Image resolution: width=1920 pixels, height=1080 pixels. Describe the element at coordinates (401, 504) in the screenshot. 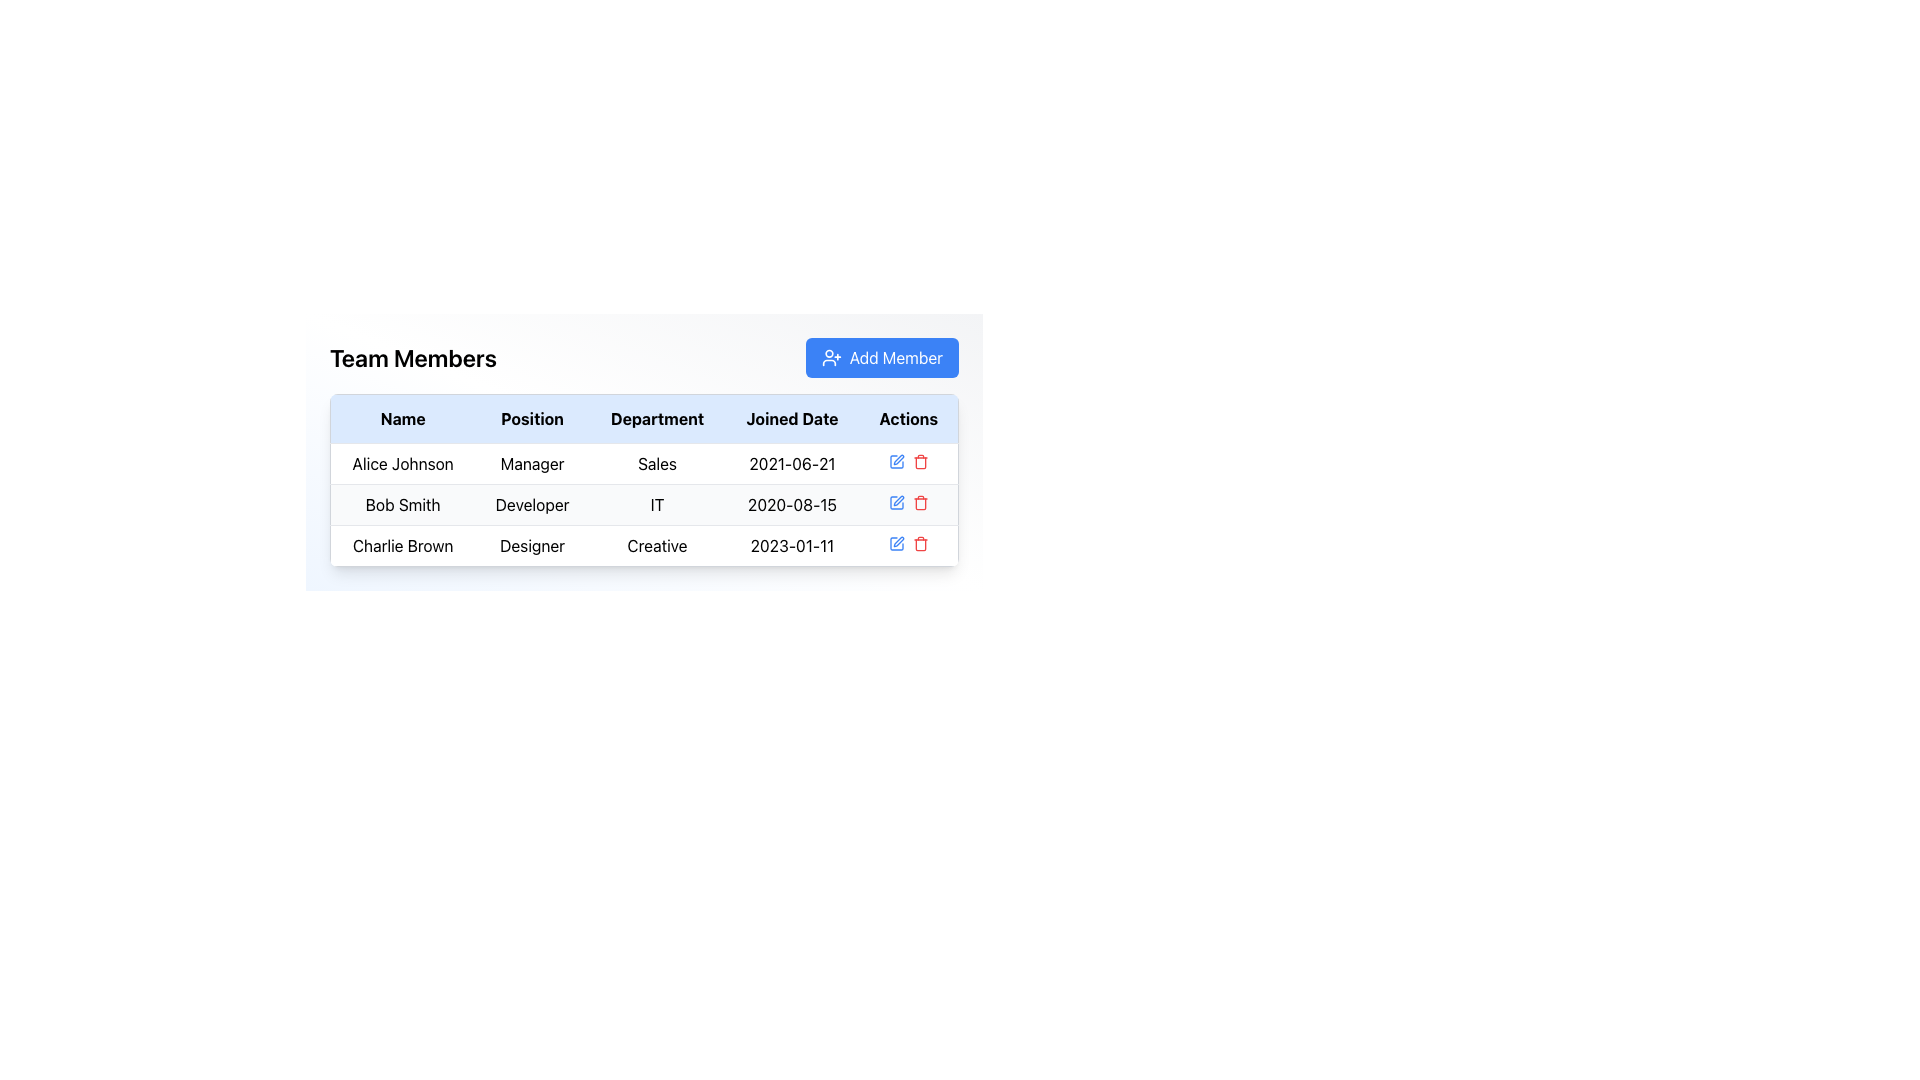

I see `the text label 'Bob Smith'` at that location.